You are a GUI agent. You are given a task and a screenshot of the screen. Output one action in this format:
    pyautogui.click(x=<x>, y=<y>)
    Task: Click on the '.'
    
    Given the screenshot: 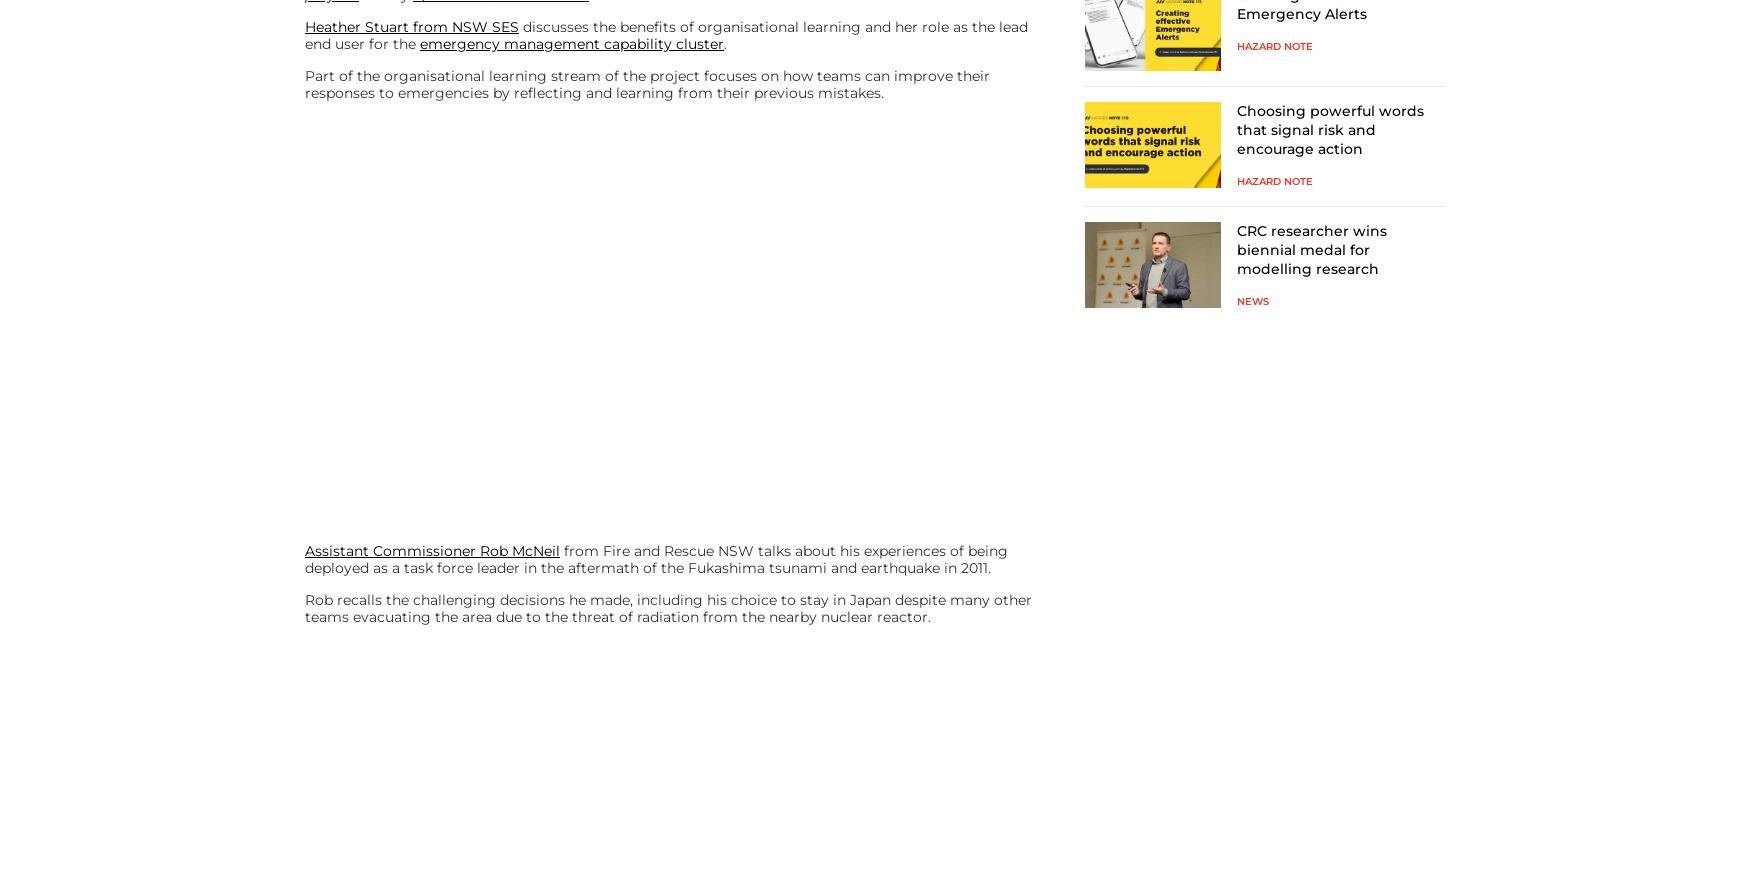 What is the action you would take?
    pyautogui.click(x=725, y=42)
    